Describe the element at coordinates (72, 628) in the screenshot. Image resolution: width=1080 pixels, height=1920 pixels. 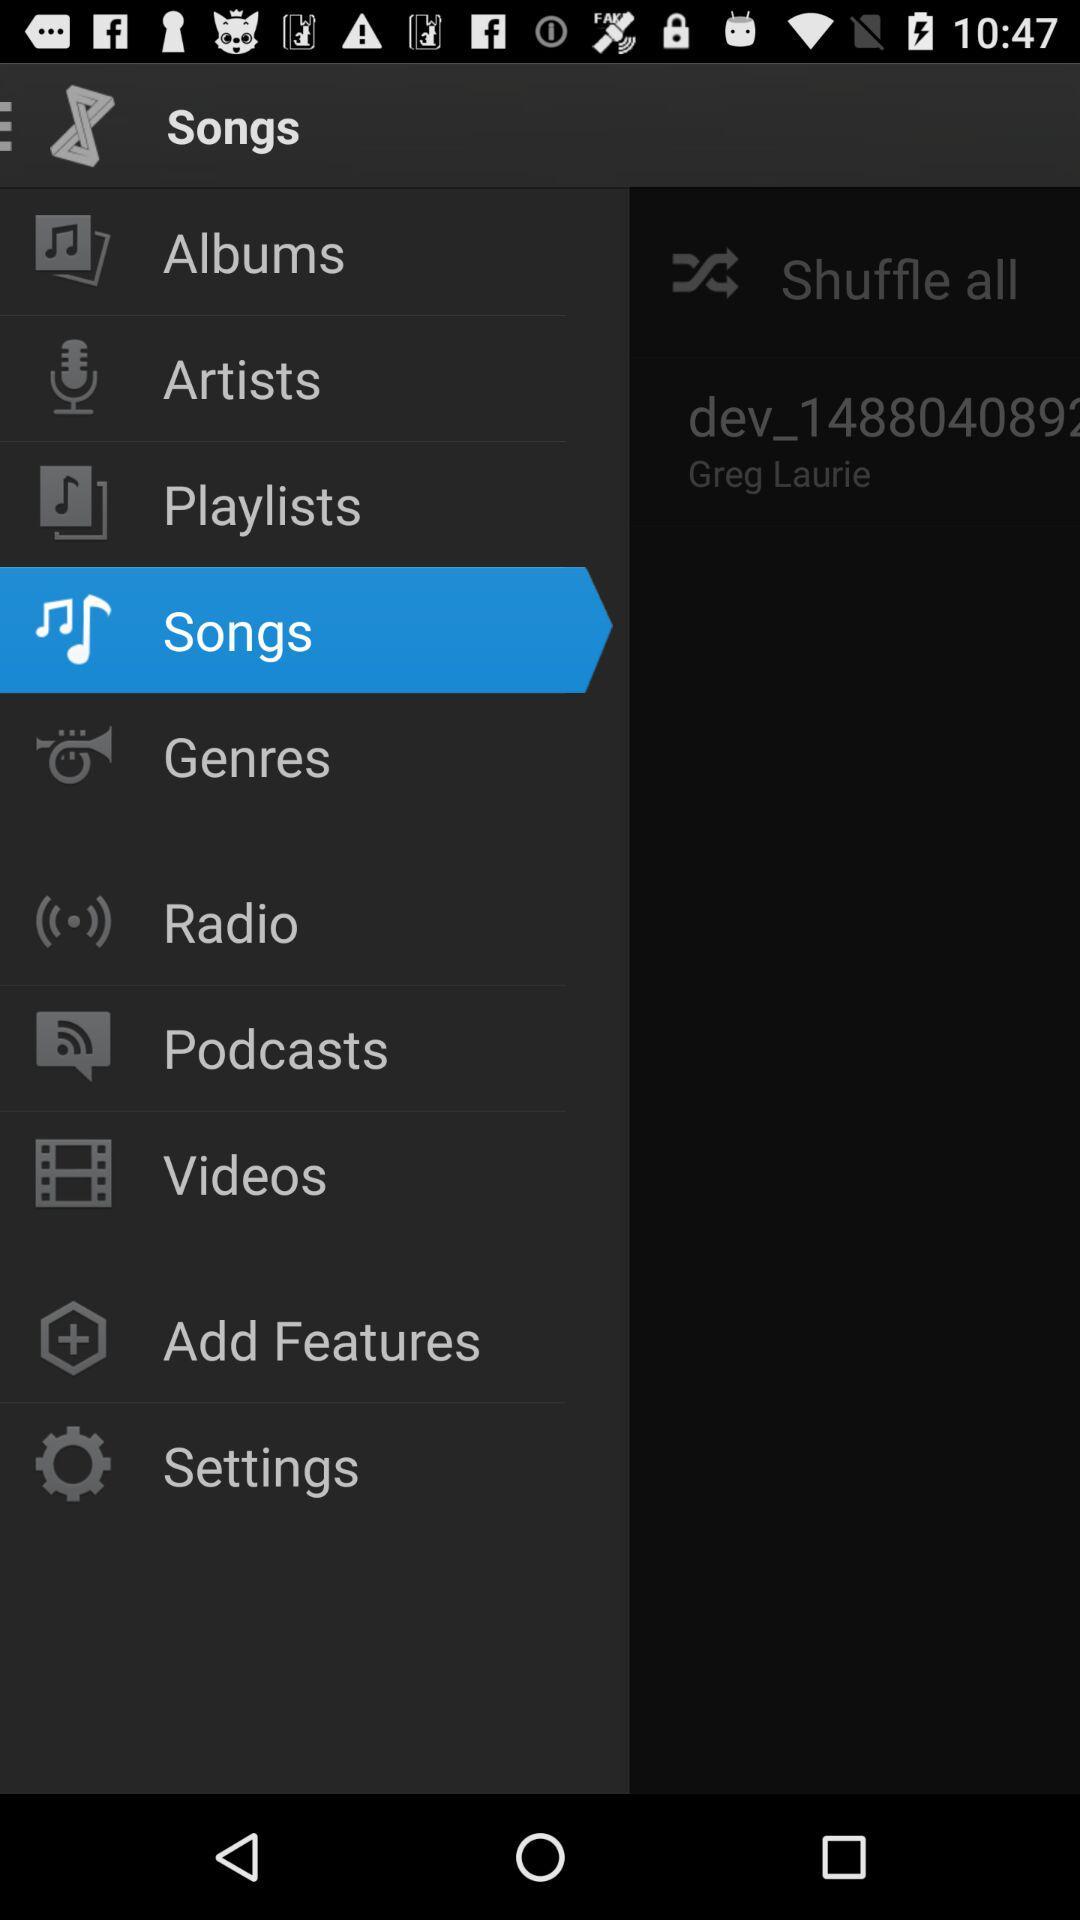
I see `the music symbol which is in the blue color box` at that location.